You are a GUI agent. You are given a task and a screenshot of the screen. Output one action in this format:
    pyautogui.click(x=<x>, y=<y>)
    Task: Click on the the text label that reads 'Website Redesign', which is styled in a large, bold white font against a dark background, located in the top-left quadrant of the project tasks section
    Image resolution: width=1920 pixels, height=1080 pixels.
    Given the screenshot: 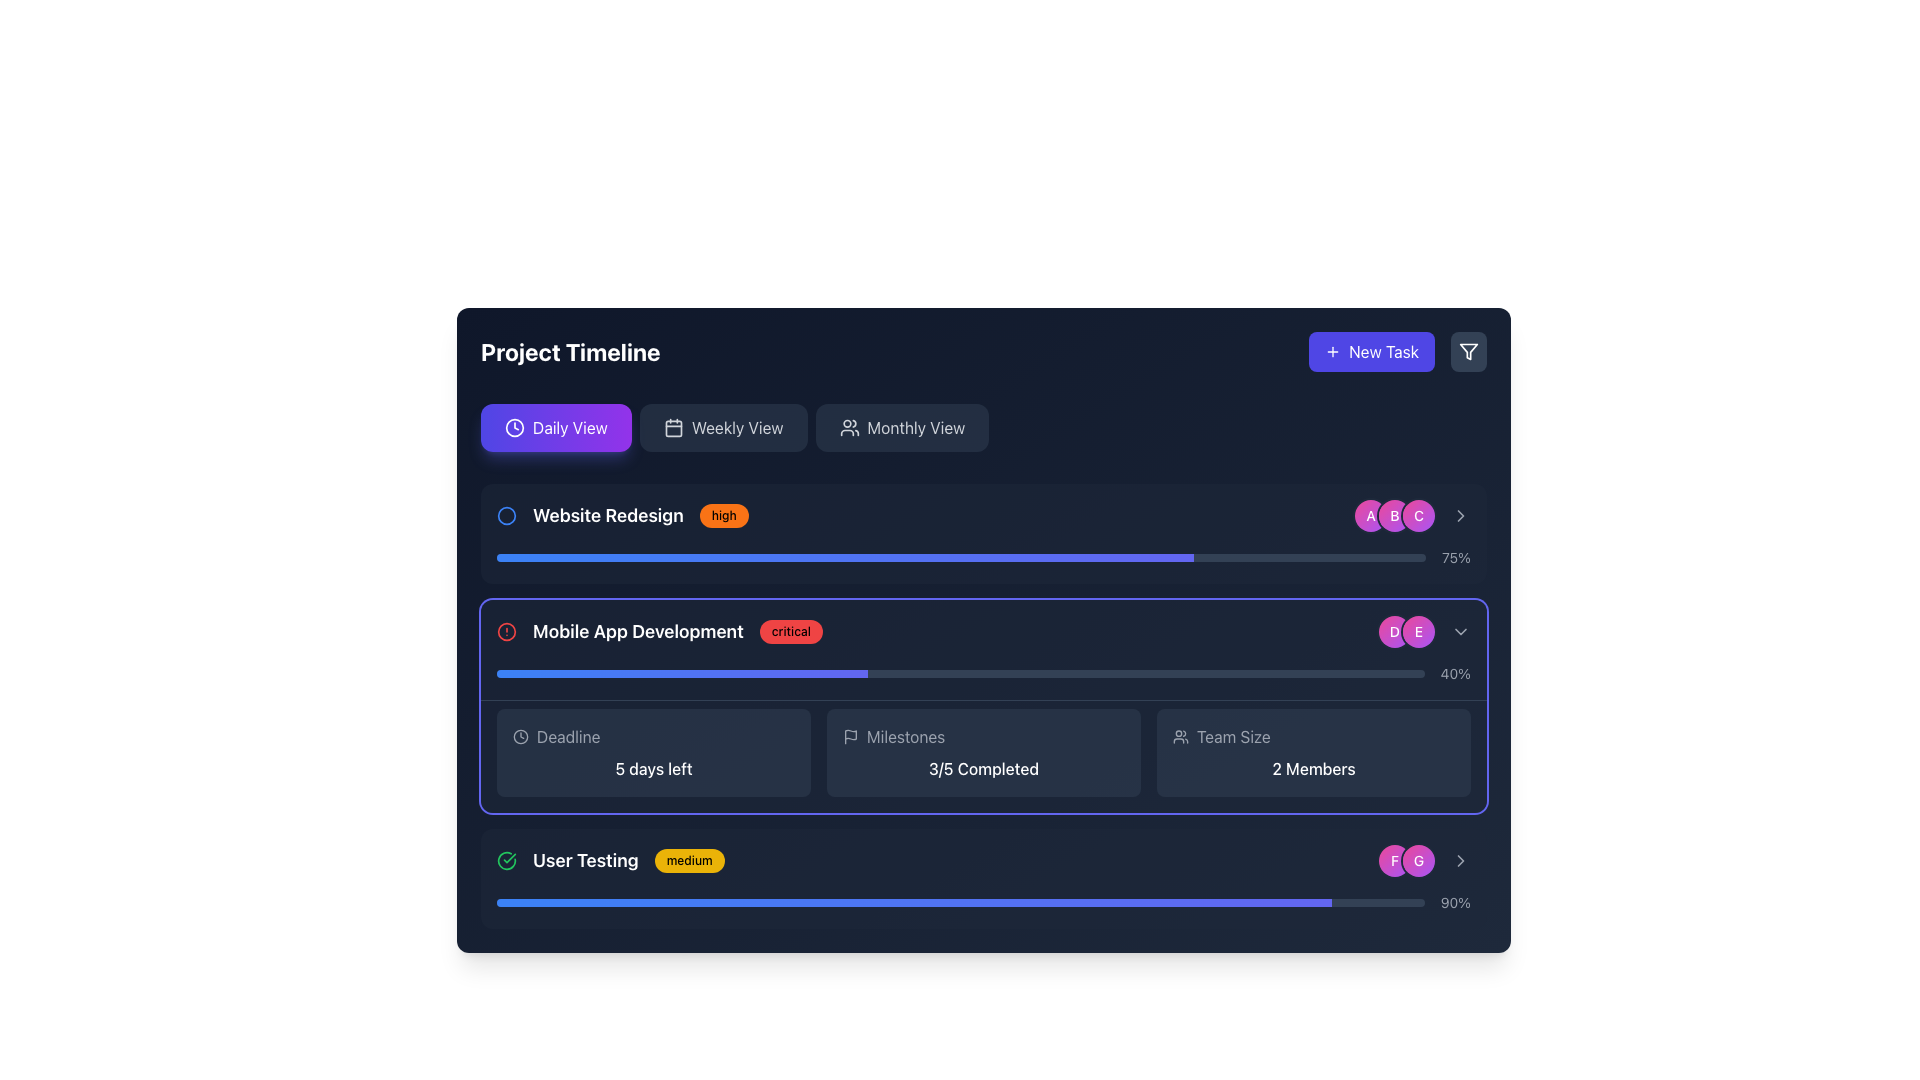 What is the action you would take?
    pyautogui.click(x=607, y=515)
    